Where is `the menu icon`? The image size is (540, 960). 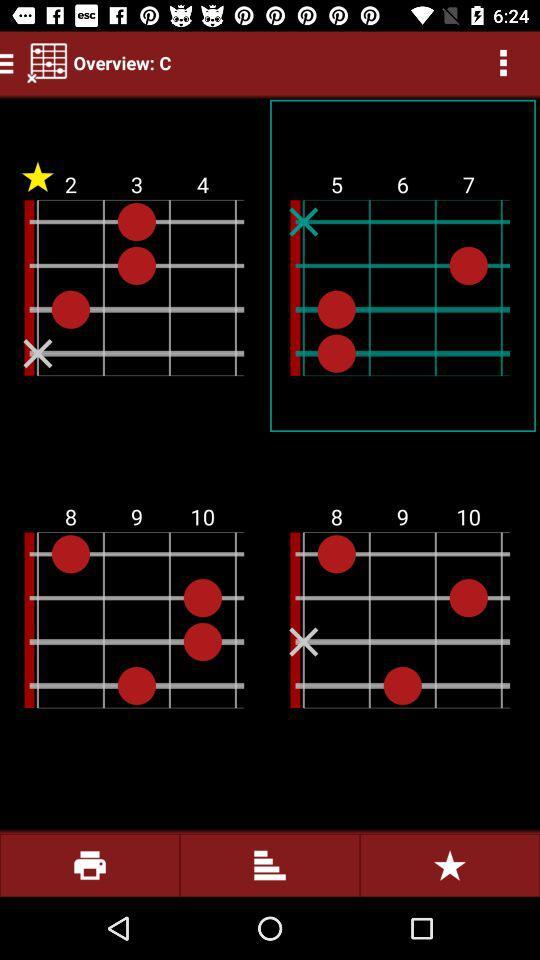
the menu icon is located at coordinates (9, 62).